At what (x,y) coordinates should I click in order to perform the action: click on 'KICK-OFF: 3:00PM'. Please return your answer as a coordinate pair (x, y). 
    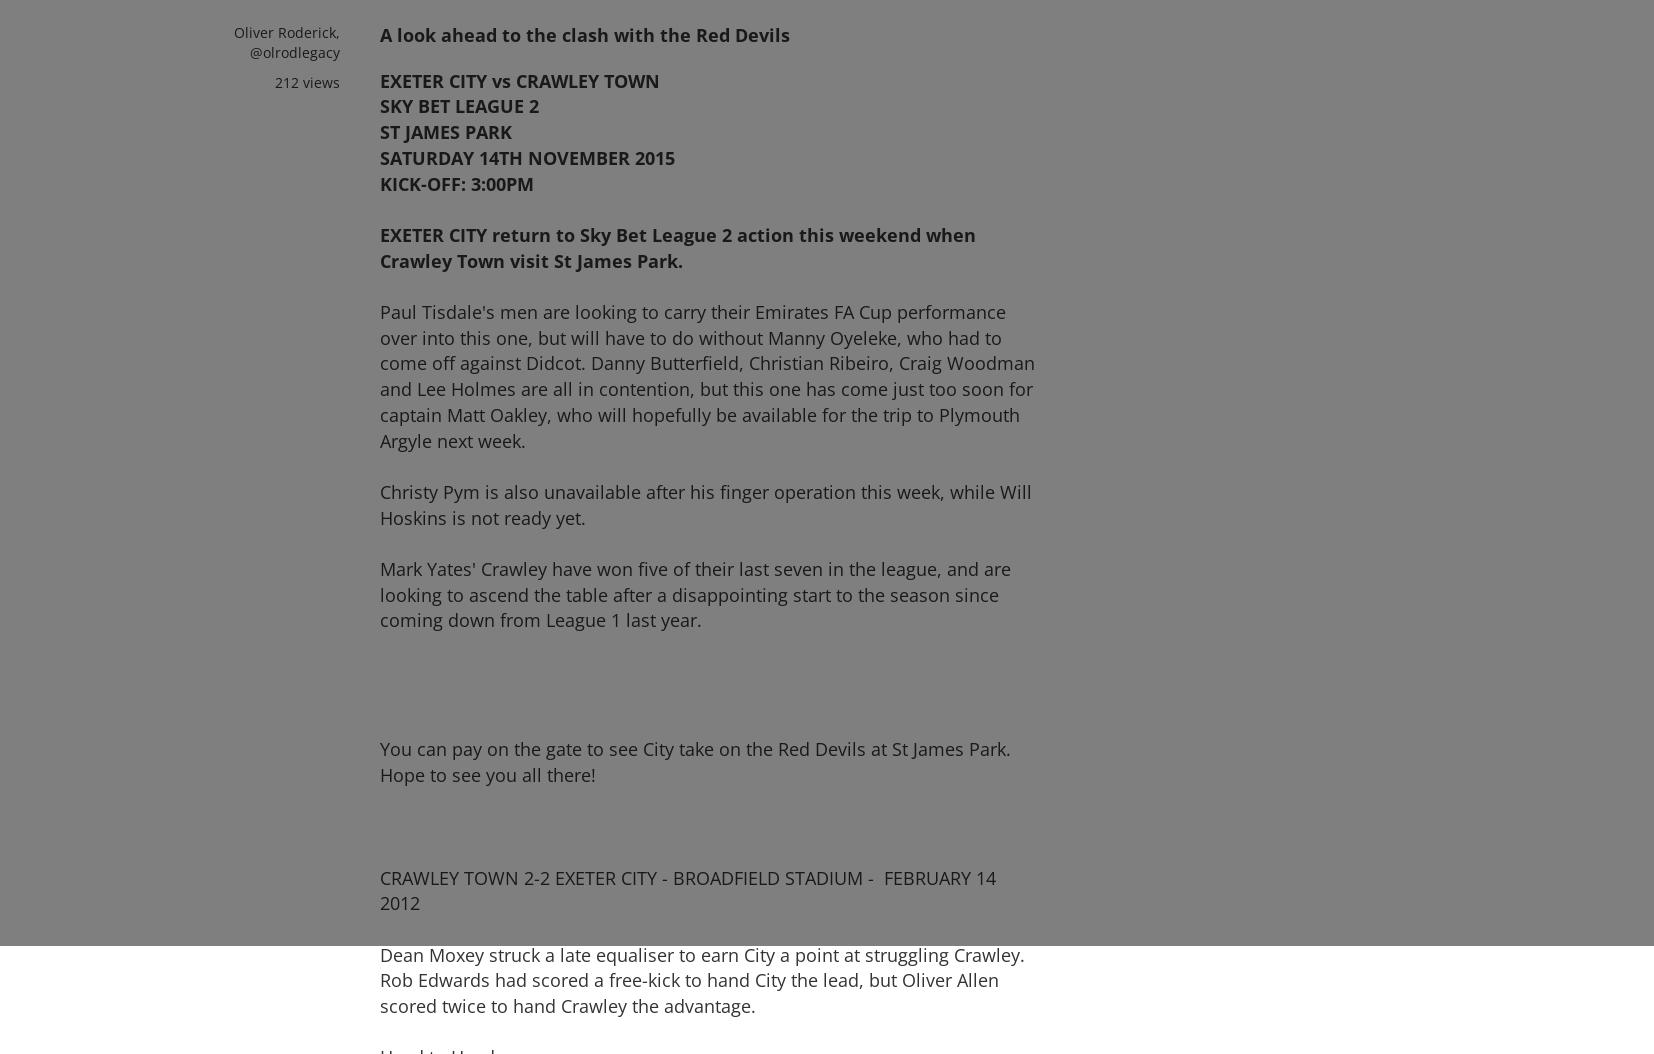
    Looking at the image, I should click on (457, 181).